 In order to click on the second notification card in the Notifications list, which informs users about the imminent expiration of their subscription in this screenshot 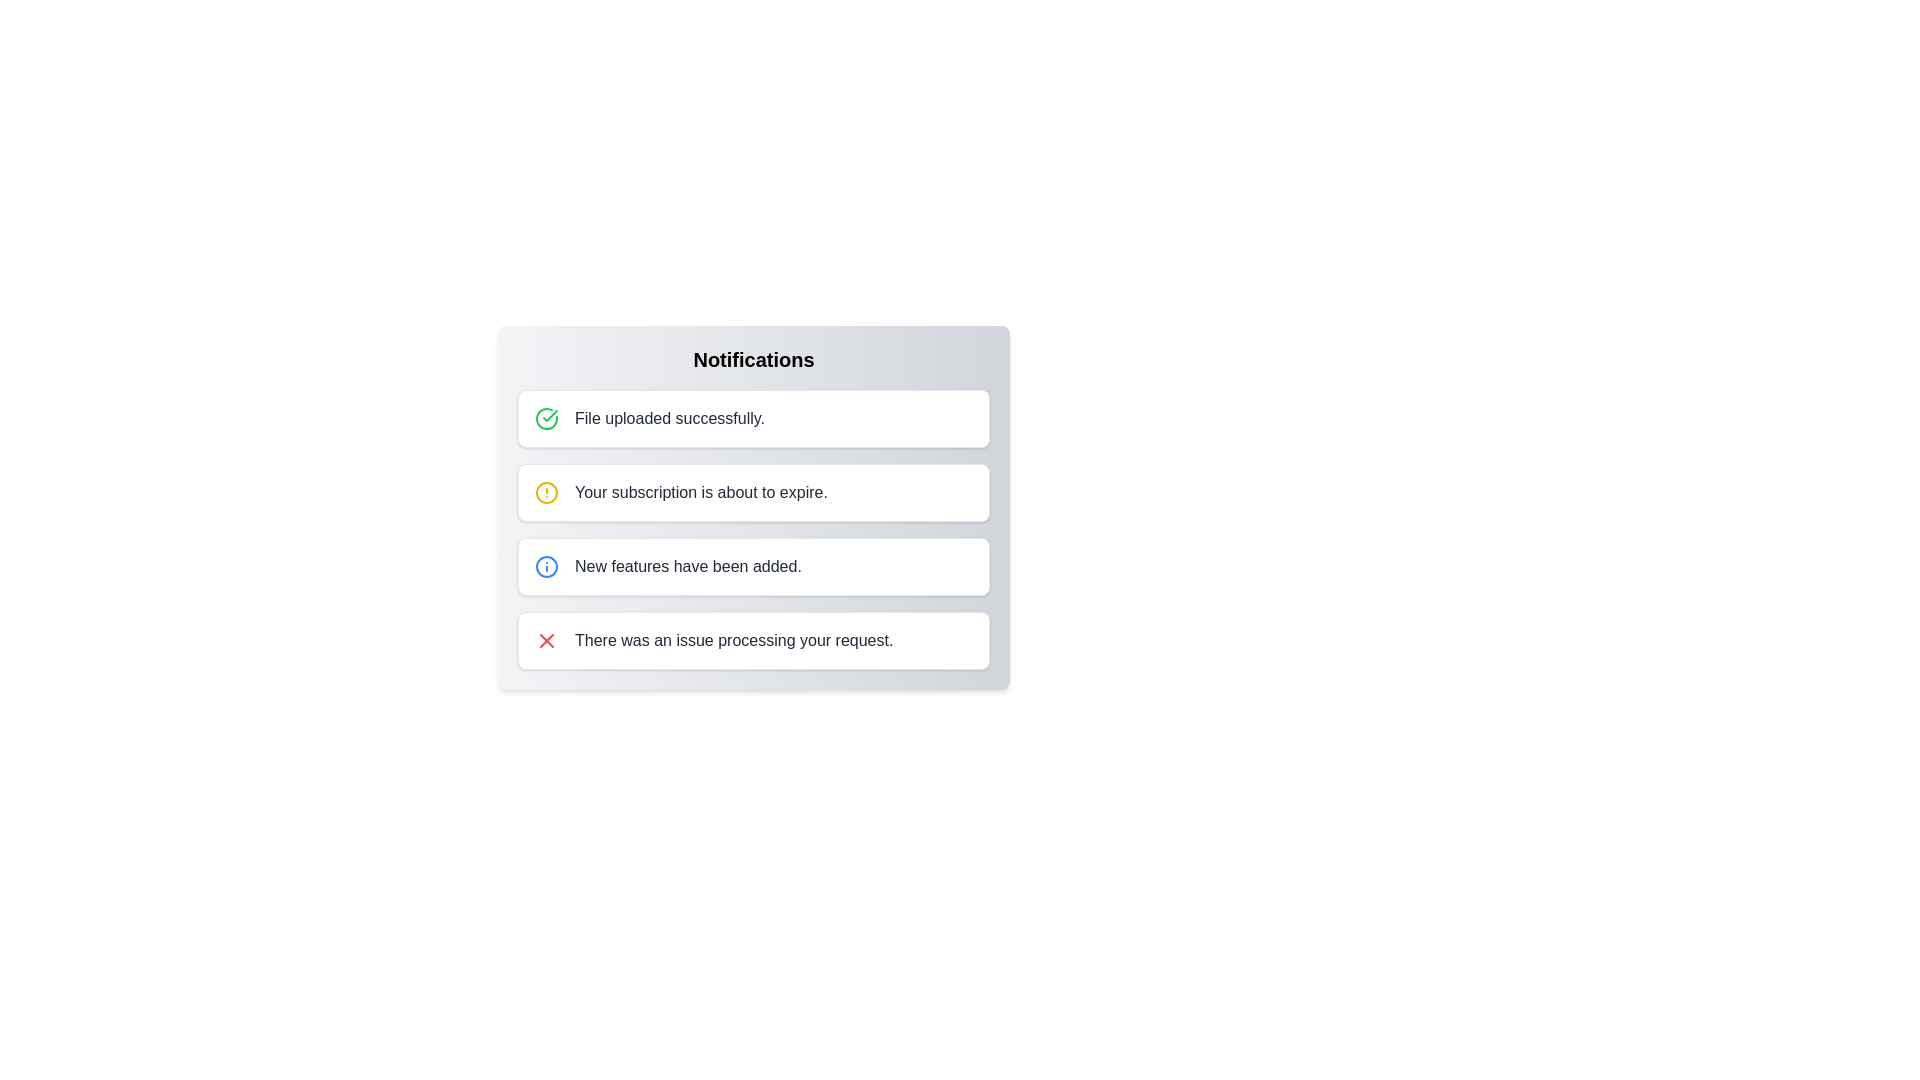, I will do `click(752, 493)`.